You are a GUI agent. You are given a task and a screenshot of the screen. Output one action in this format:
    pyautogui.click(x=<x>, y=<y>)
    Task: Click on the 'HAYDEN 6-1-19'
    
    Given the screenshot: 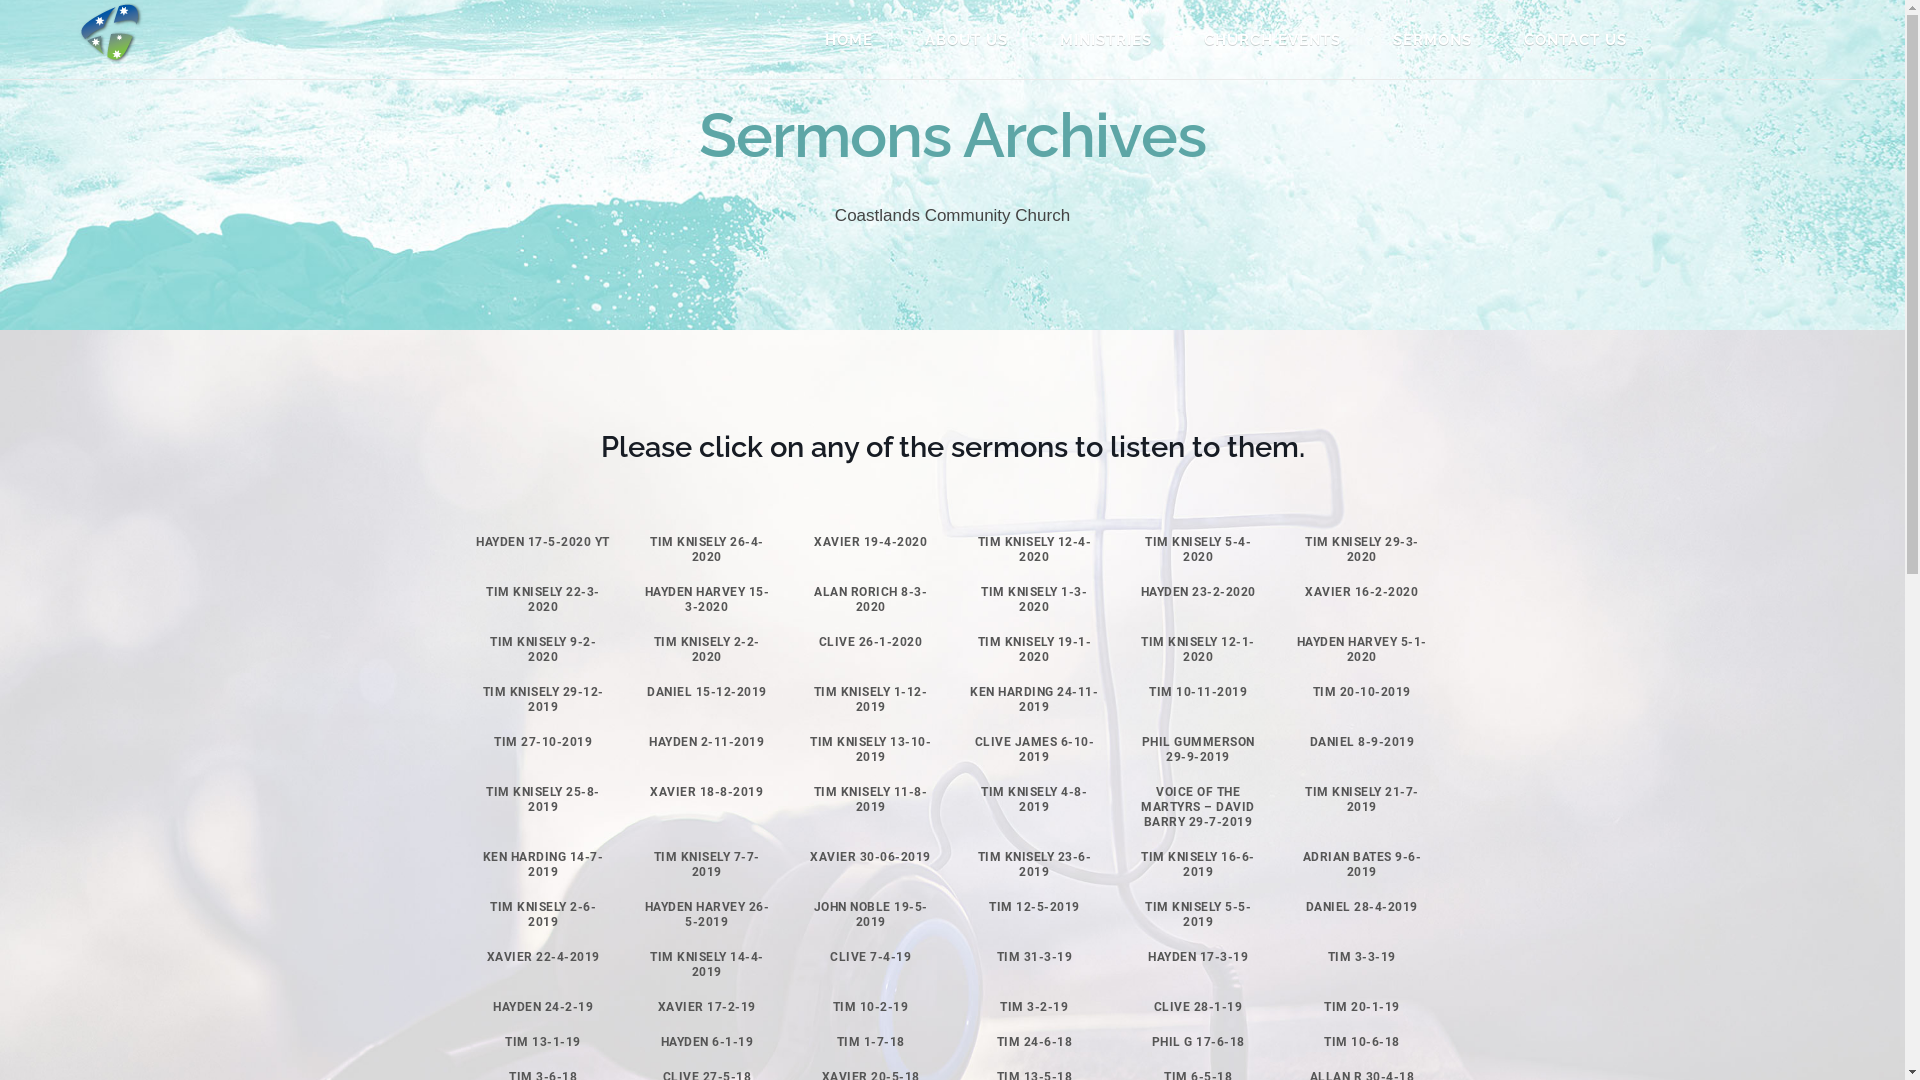 What is the action you would take?
    pyautogui.click(x=707, y=1040)
    